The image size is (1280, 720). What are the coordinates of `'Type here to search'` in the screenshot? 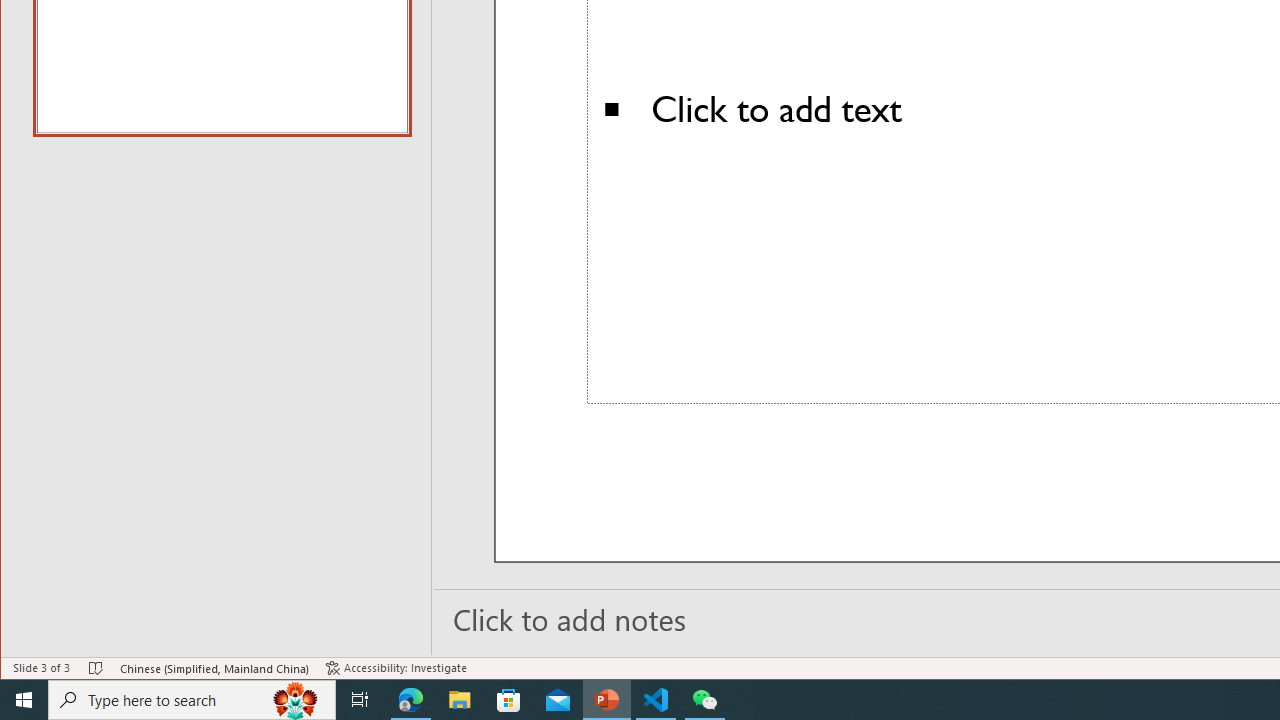 It's located at (192, 698).